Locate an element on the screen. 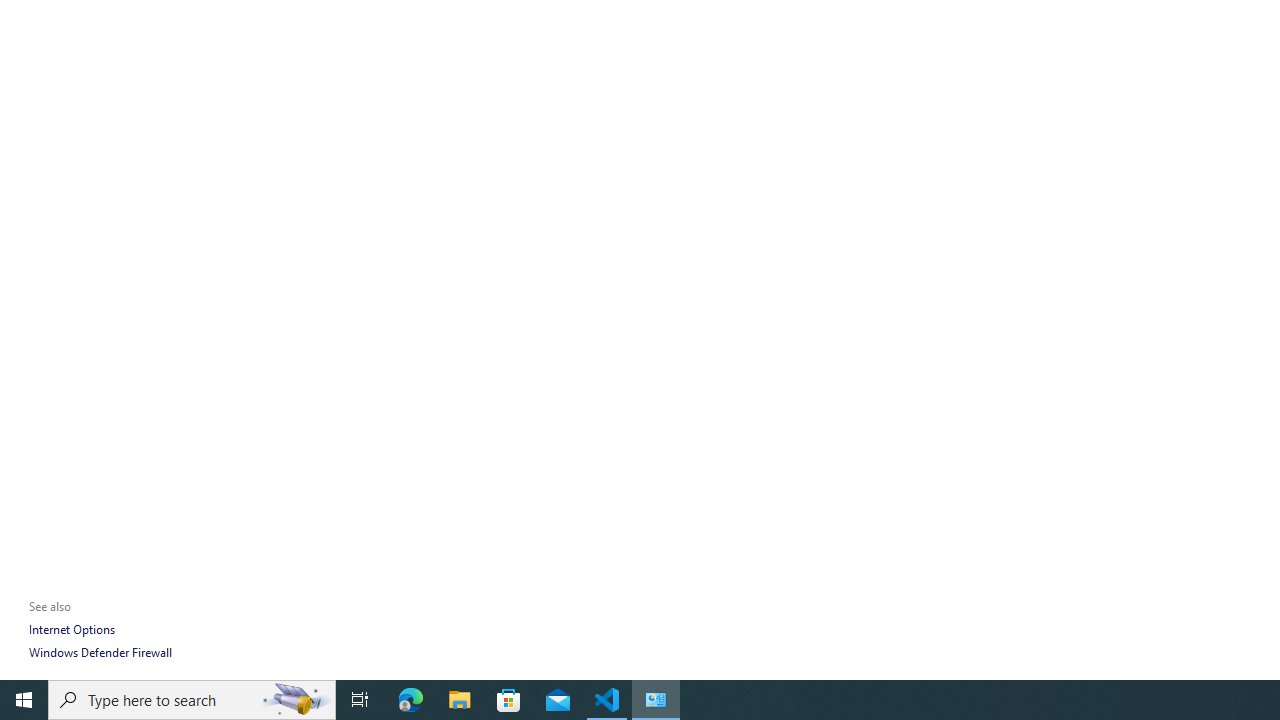  'Internet Options' is located at coordinates (71, 628).